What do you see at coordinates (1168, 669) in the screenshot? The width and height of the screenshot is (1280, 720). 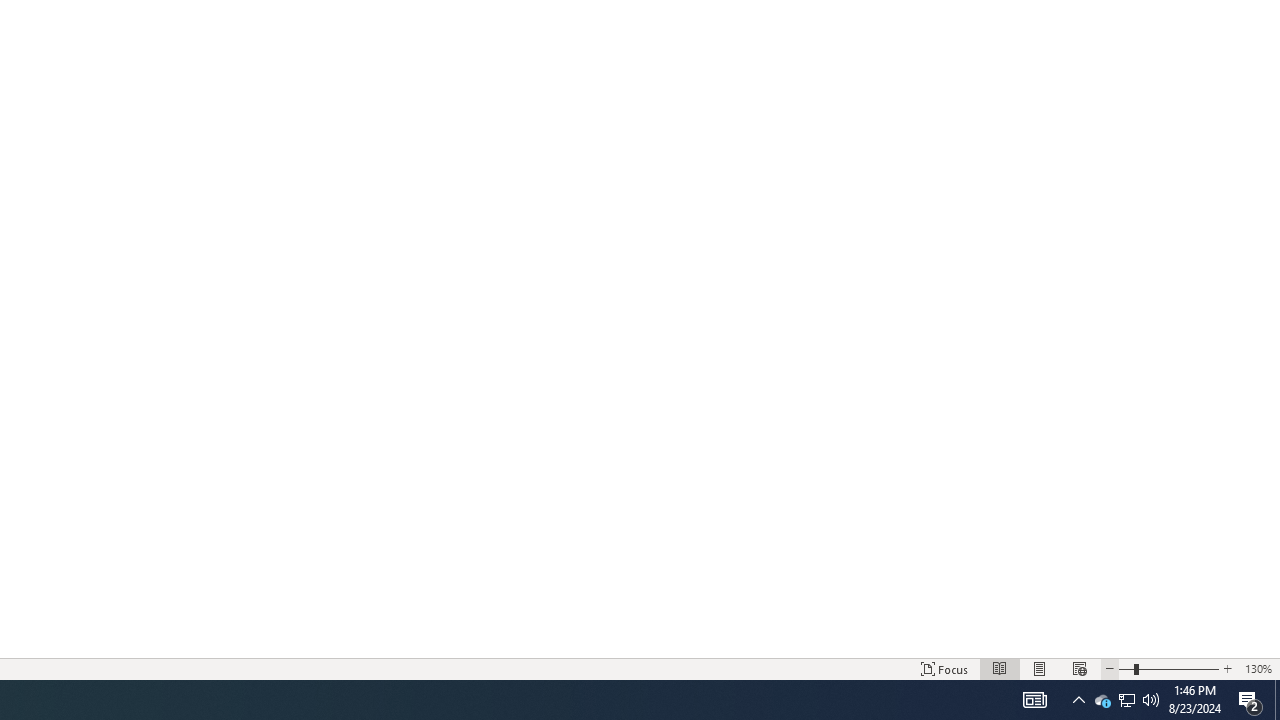 I see `'Text Size'` at bounding box center [1168, 669].